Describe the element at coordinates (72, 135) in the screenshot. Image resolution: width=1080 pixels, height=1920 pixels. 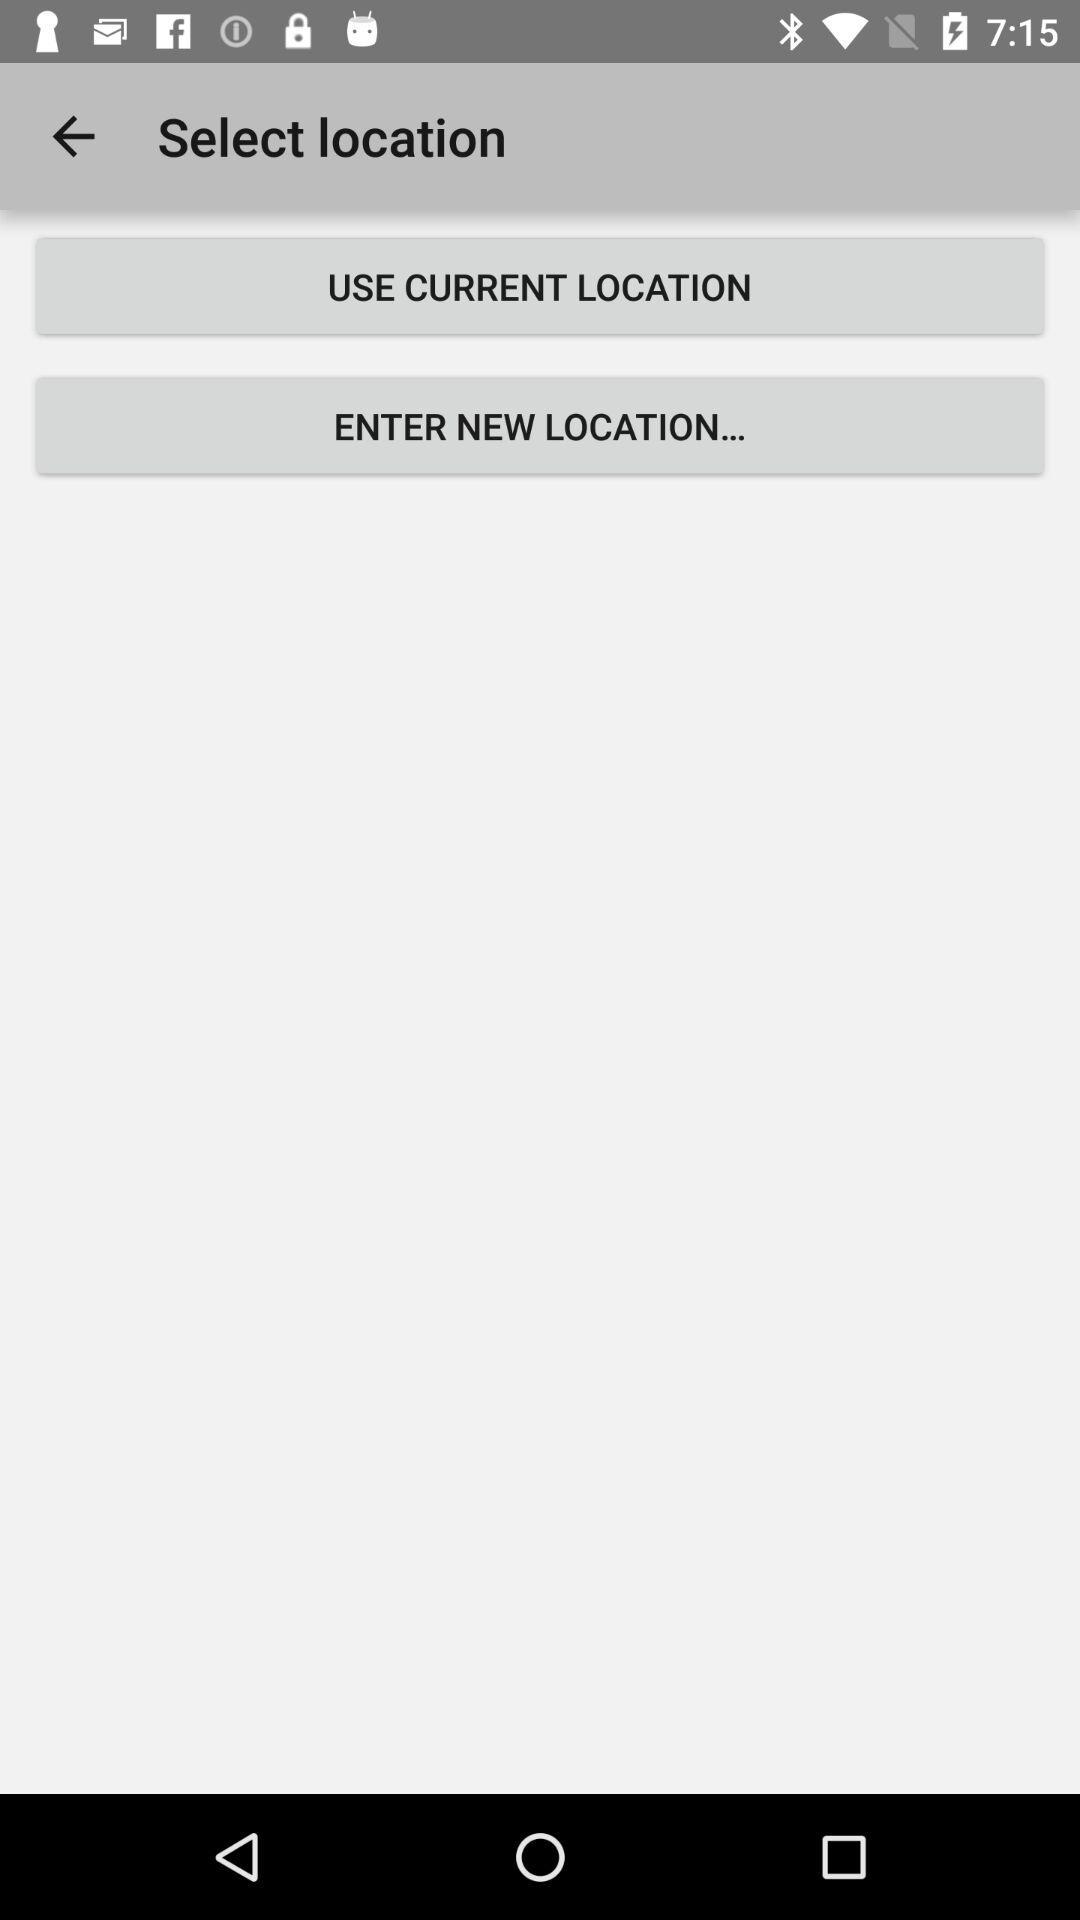
I see `item above use current location icon` at that location.